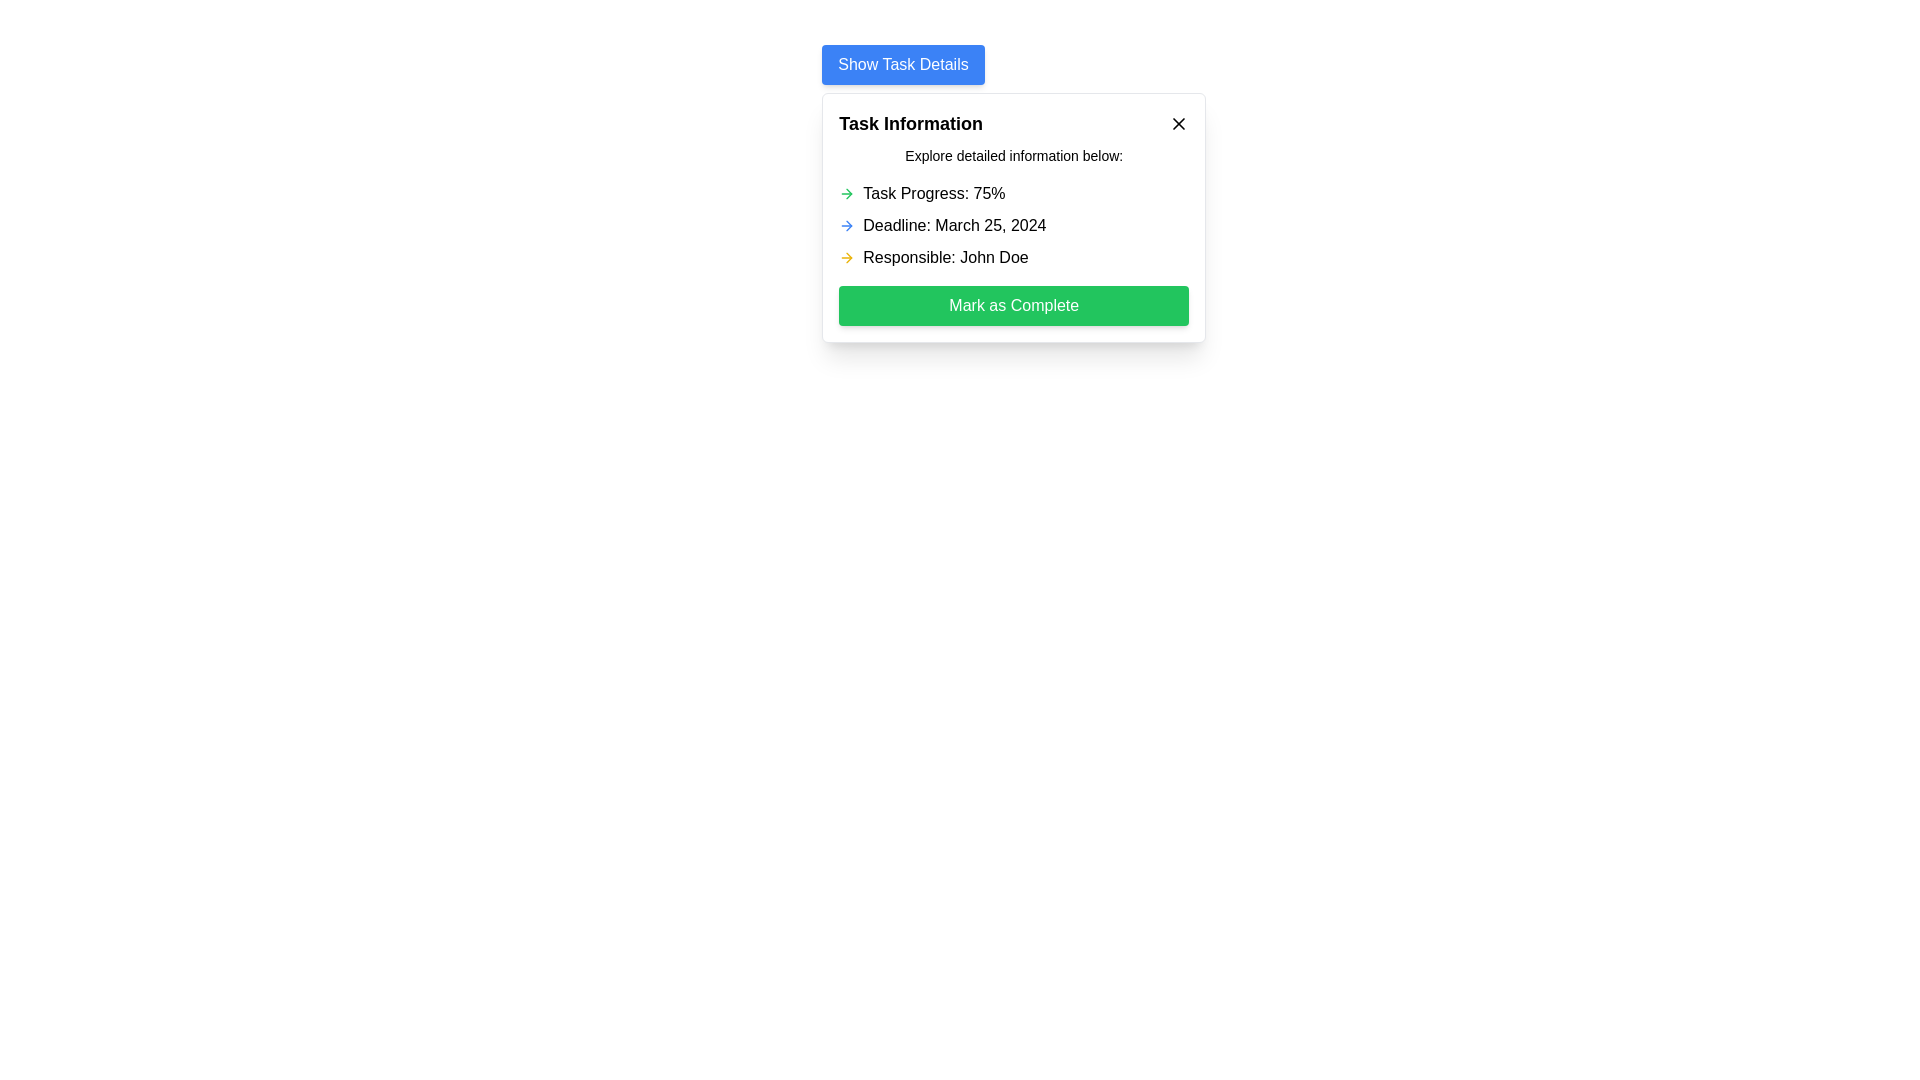 The width and height of the screenshot is (1920, 1080). What do you see at coordinates (1014, 305) in the screenshot?
I see `the 'Mark as Complete' button, which is a green button with rounded edges located at the bottom of a card layout beneath the 'Responsible: John Doe' text` at bounding box center [1014, 305].